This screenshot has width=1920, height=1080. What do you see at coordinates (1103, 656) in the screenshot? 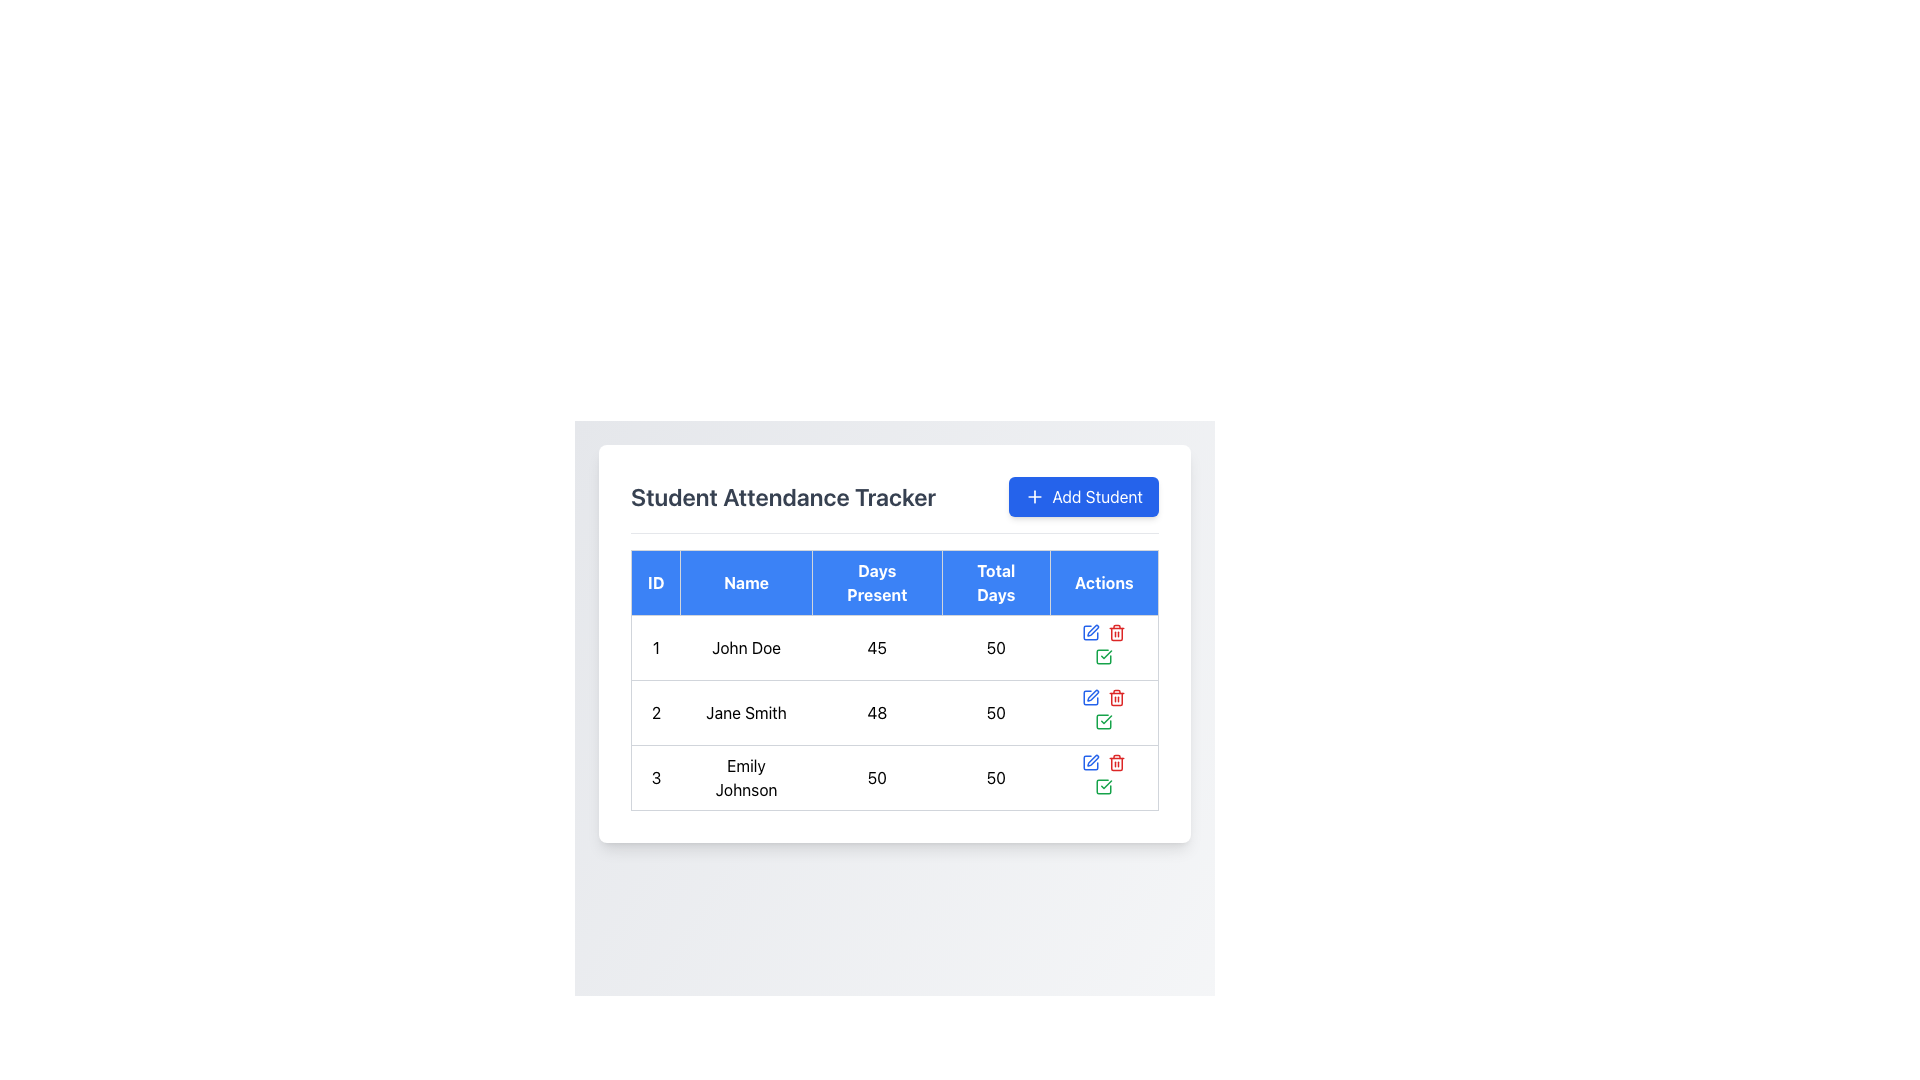
I see `the green check mark icon in the 'Actions' column of the last row for the student 'Emily Johnson'` at bounding box center [1103, 656].